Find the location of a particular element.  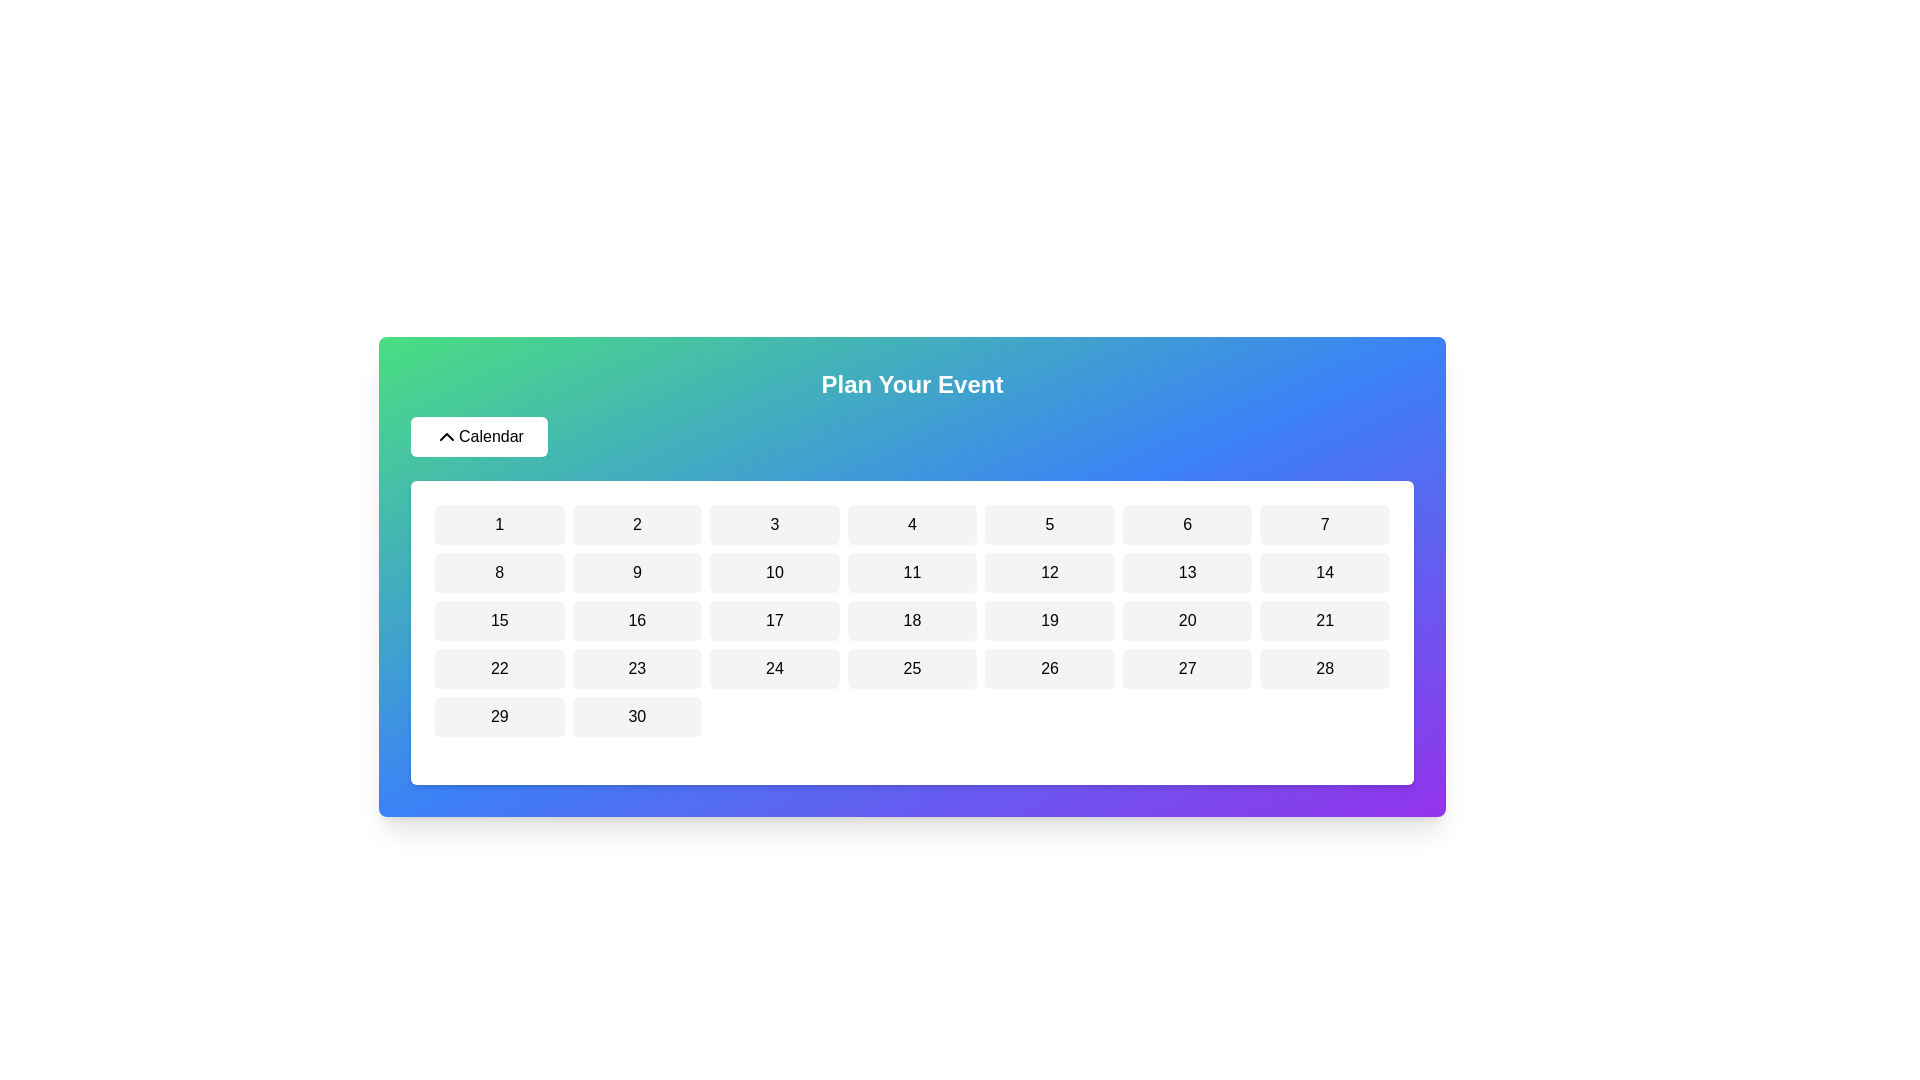

the selectable button in the grid located in the second row and third column, which is positioned between '9' and '11' is located at coordinates (773, 573).